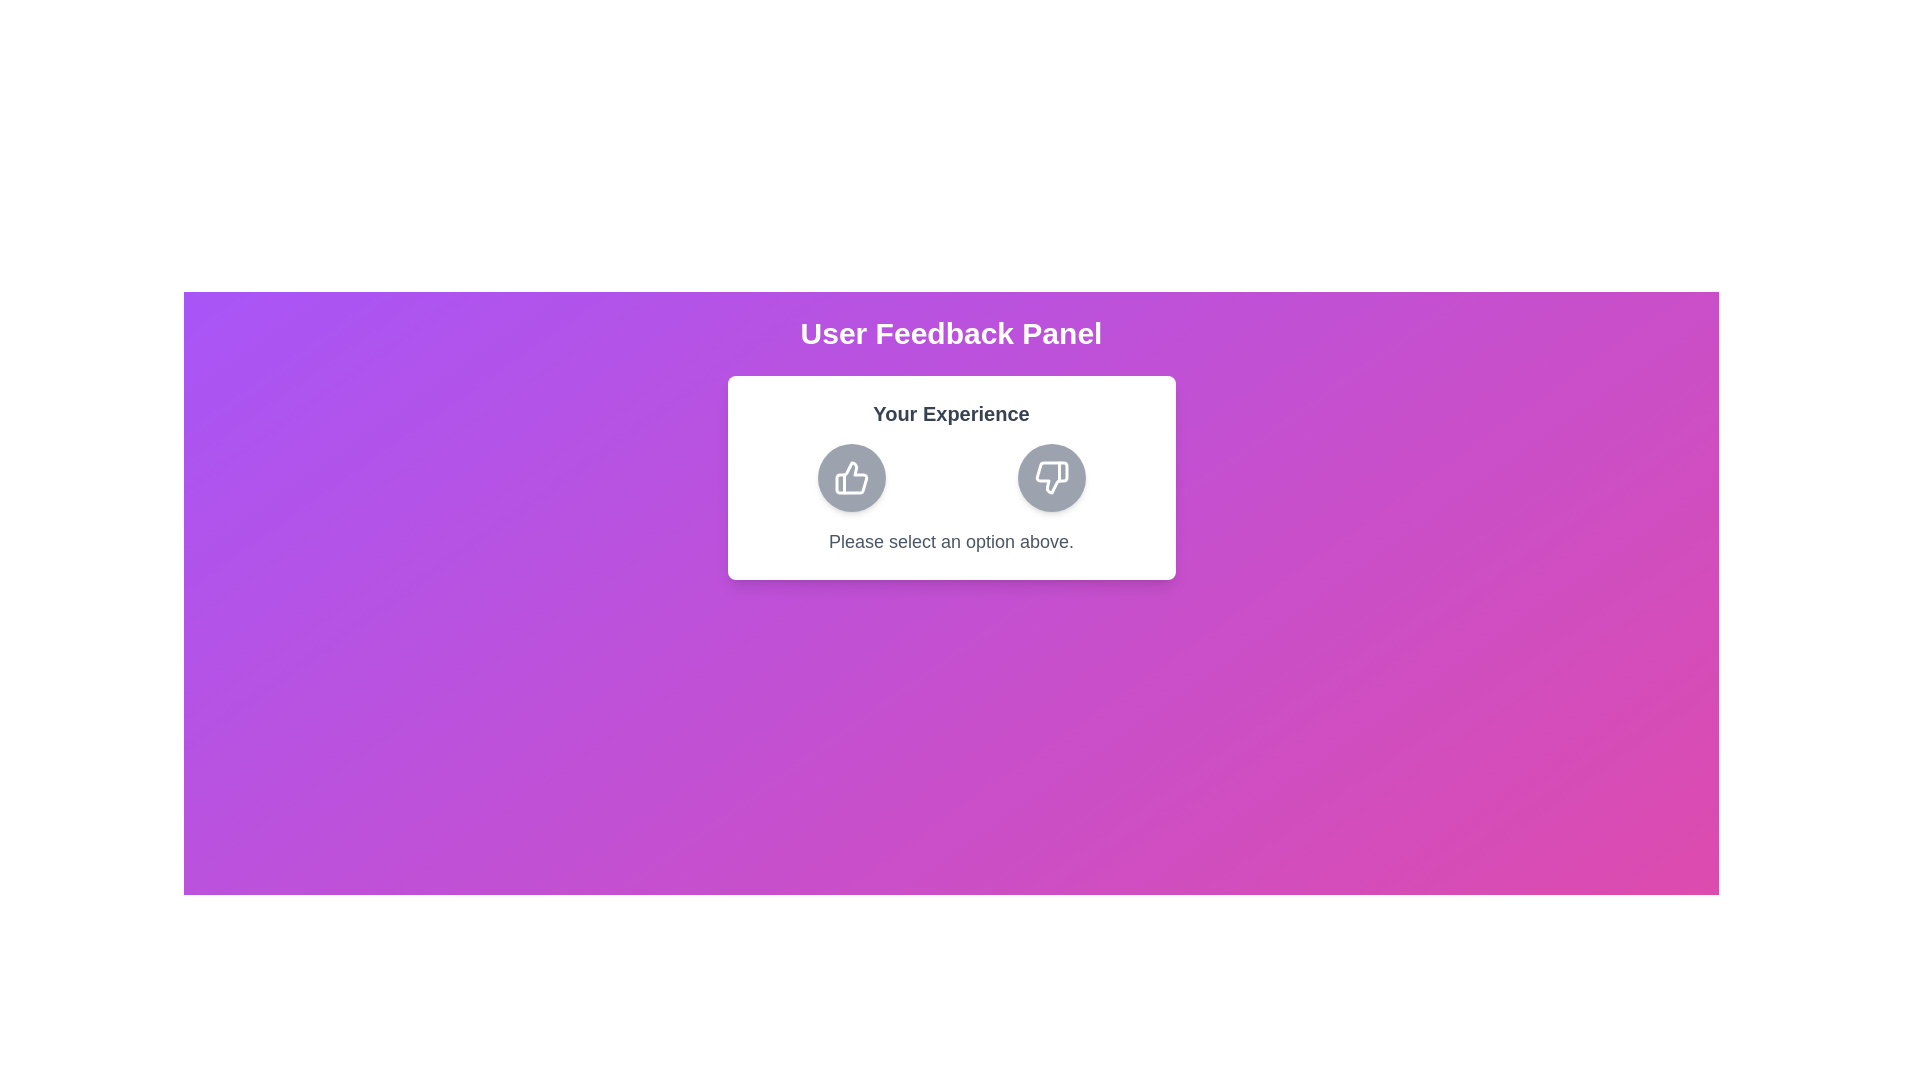 This screenshot has height=1080, width=1920. I want to click on the thumbs up button to give positive feedback, so click(851, 478).